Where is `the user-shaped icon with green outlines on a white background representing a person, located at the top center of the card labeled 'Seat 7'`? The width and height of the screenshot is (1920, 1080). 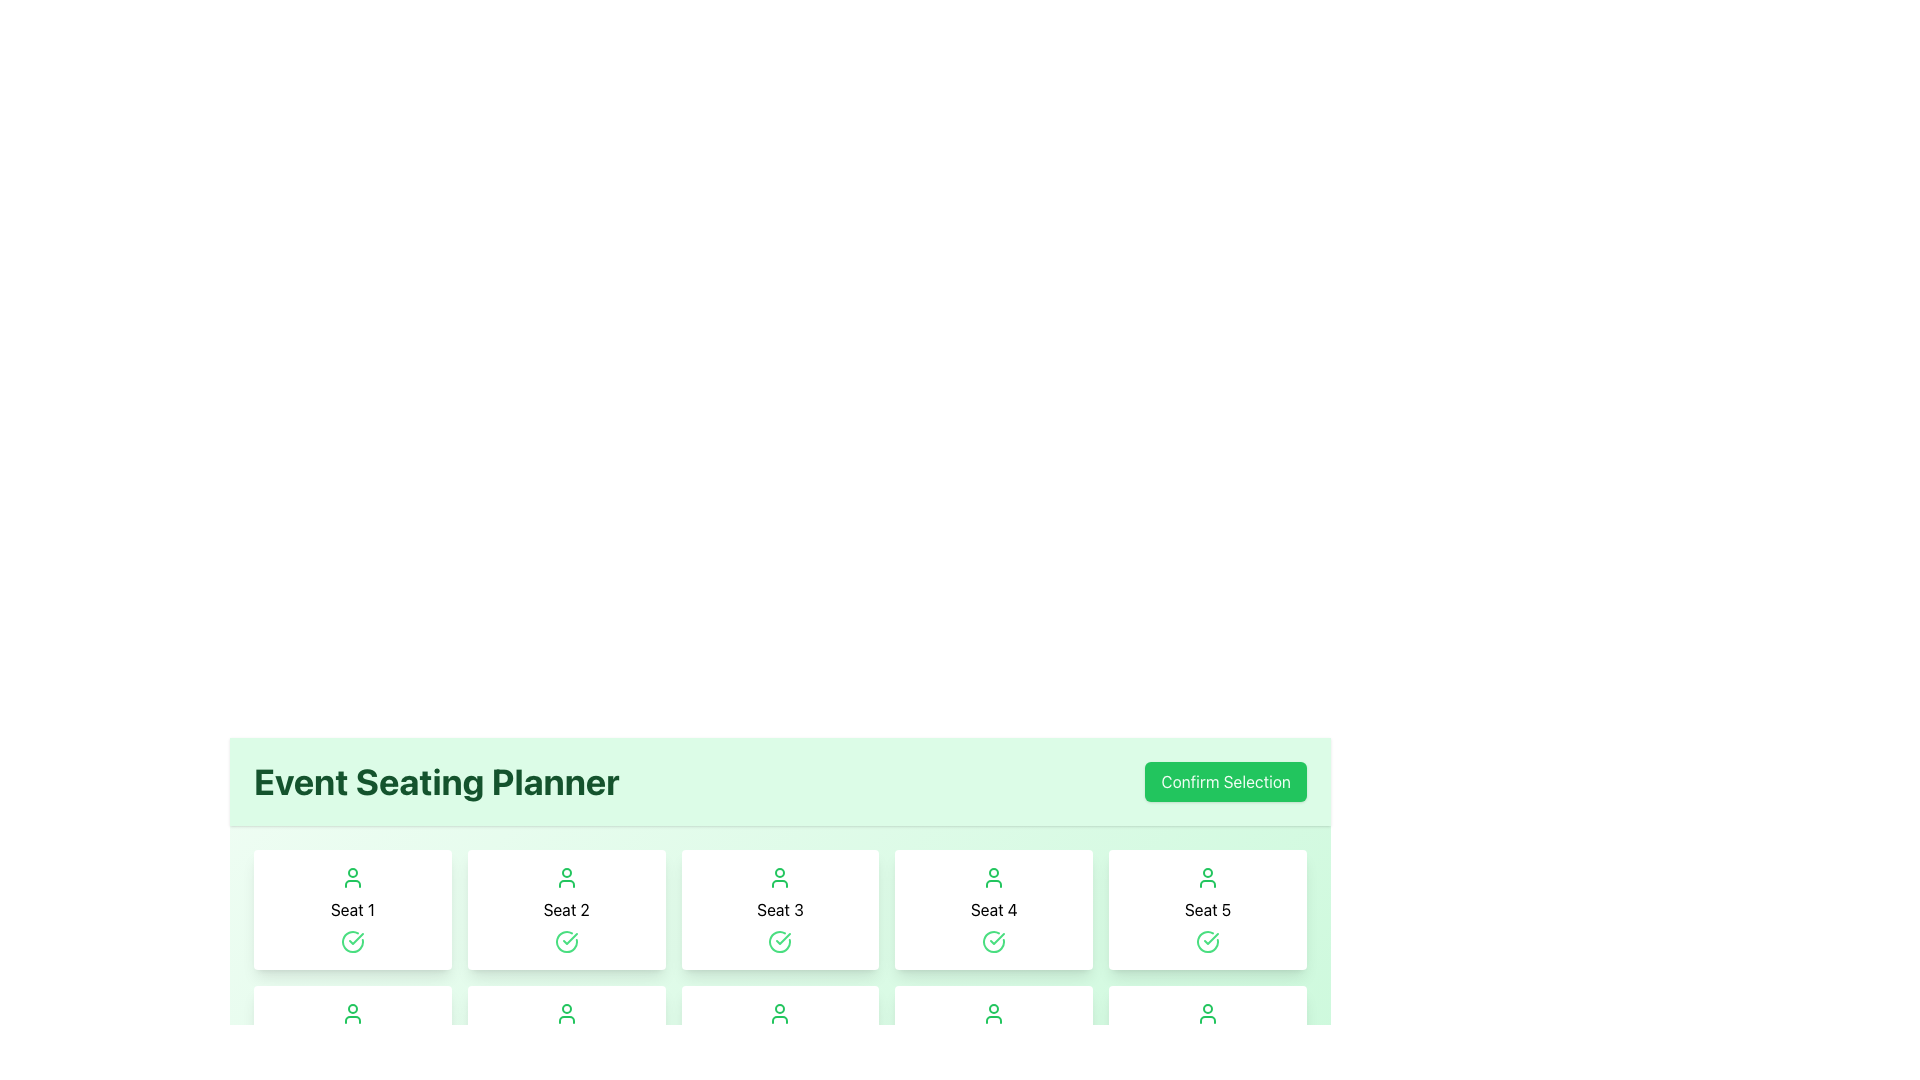 the user-shaped icon with green outlines on a white background representing a person, located at the top center of the card labeled 'Seat 7' is located at coordinates (565, 1014).